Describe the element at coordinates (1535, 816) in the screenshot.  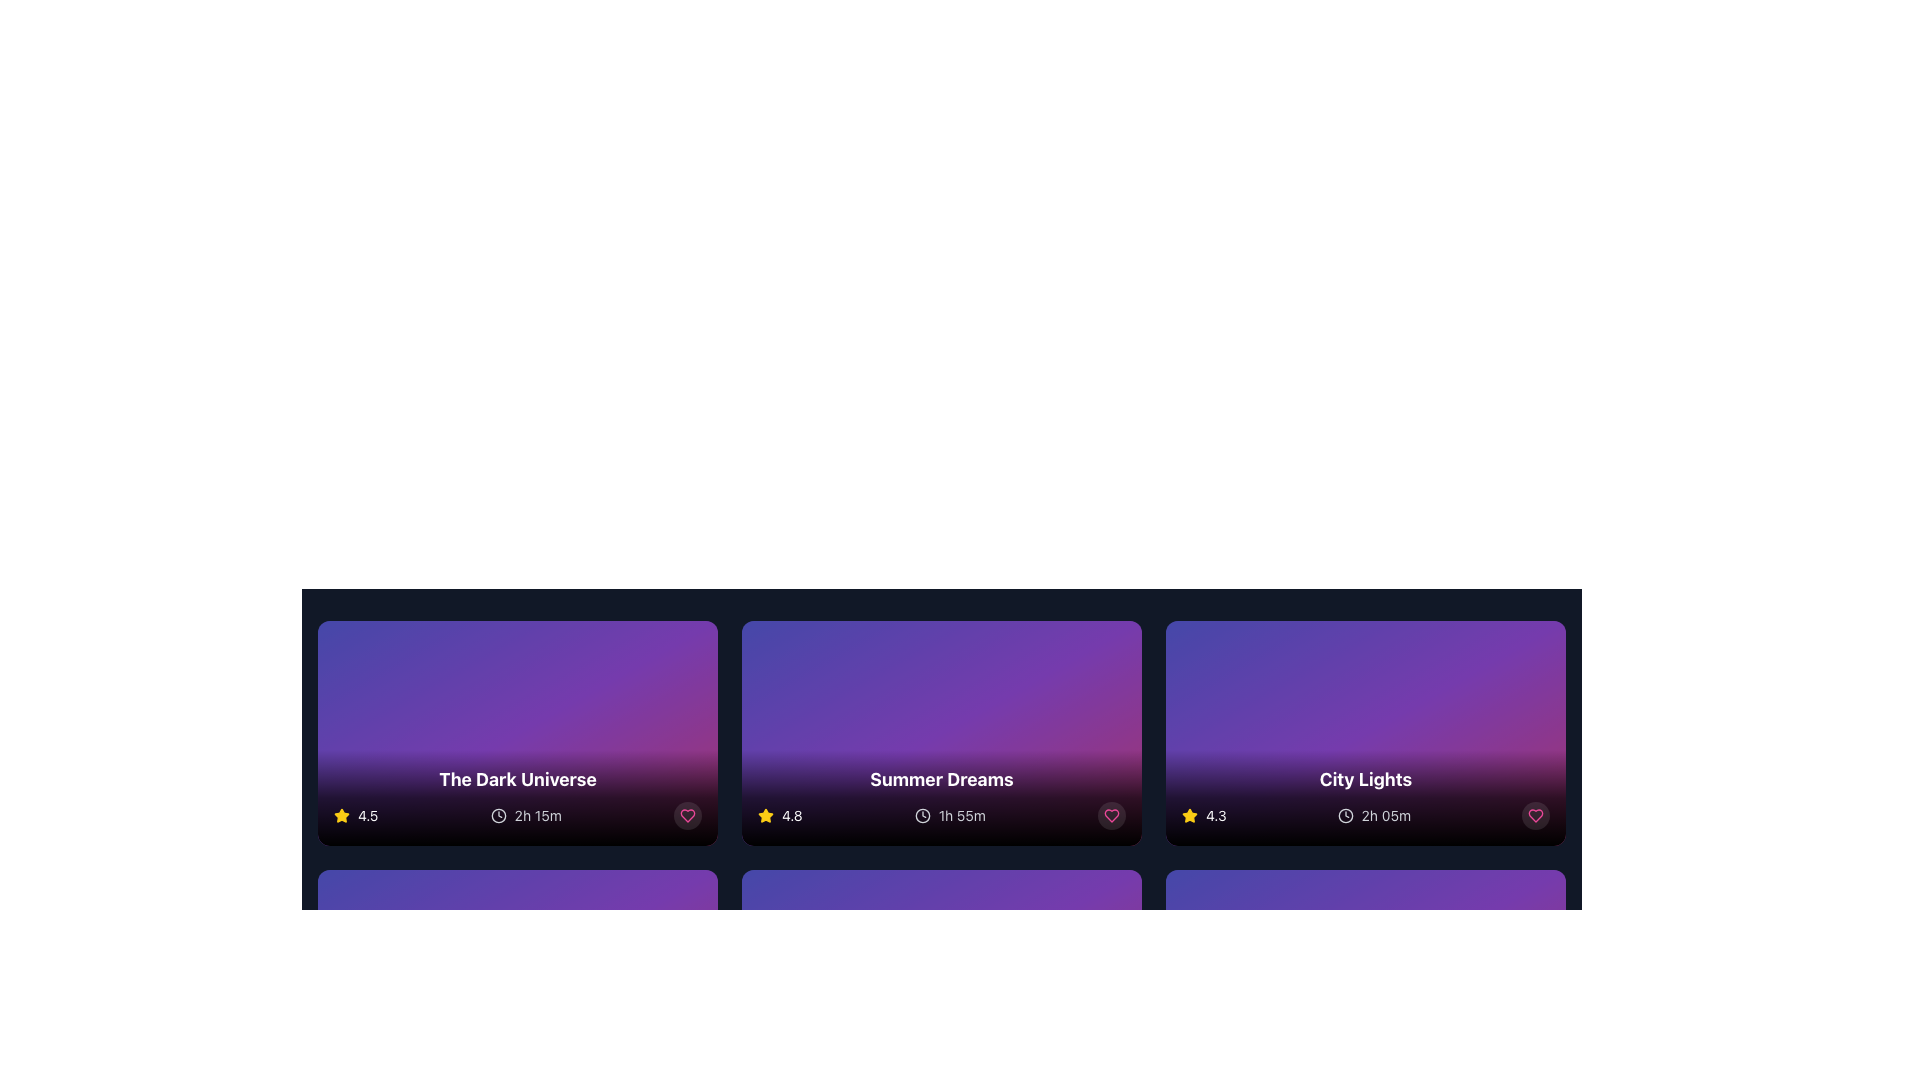
I see `the heart-shaped pink icon located in the bottom right corner of the 'City Lights' card` at that location.